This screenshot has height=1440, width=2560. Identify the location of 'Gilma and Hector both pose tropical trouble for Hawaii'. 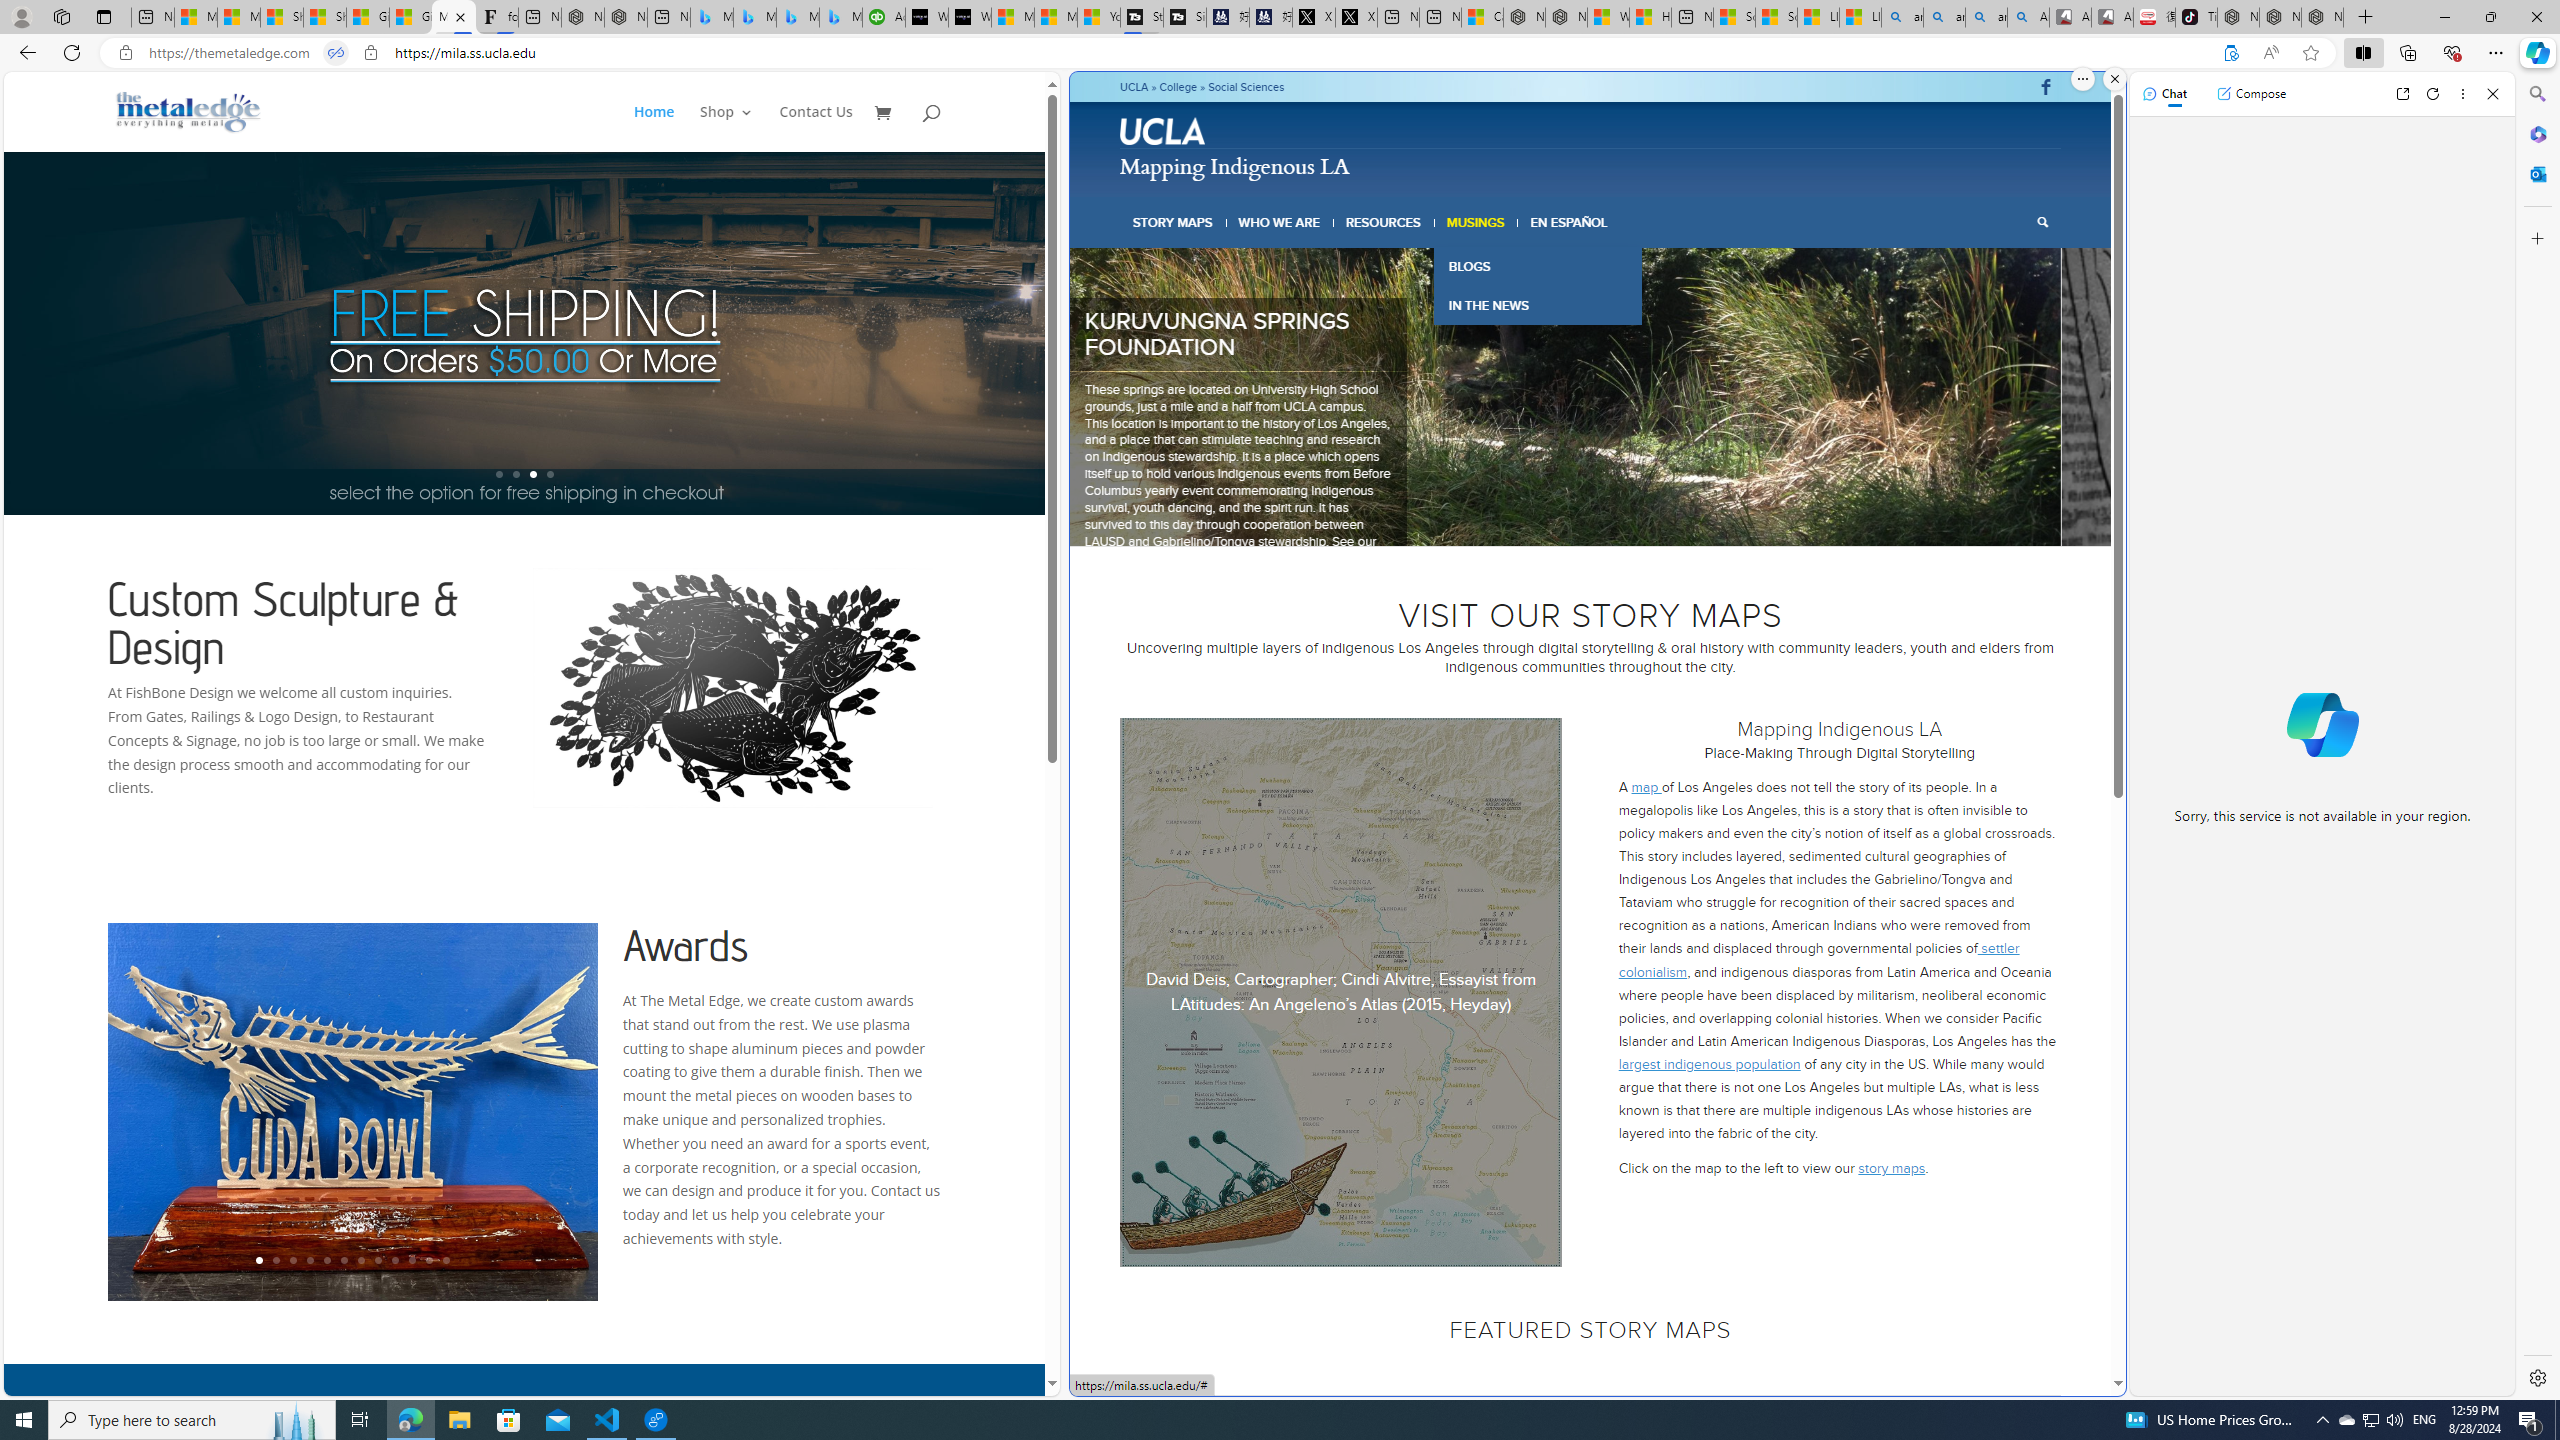
(409, 16).